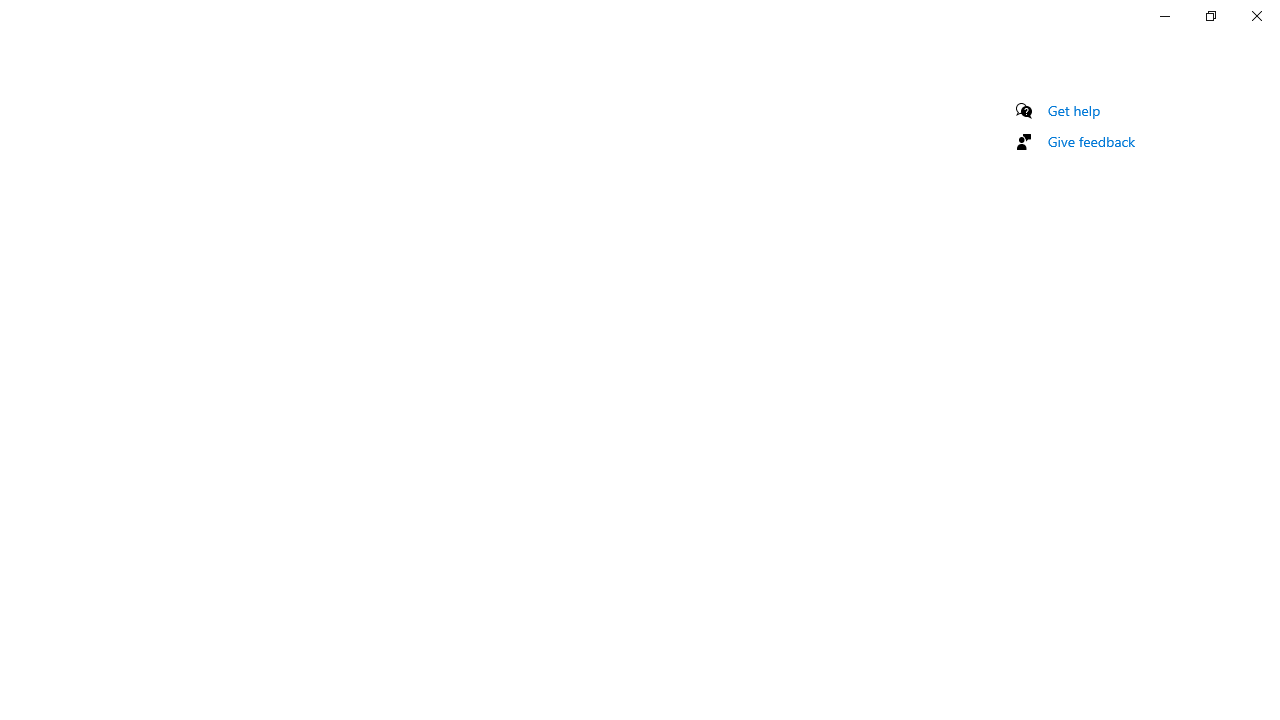 Image resolution: width=1280 pixels, height=720 pixels. Describe the element at coordinates (1073, 110) in the screenshot. I see `'Get help'` at that location.